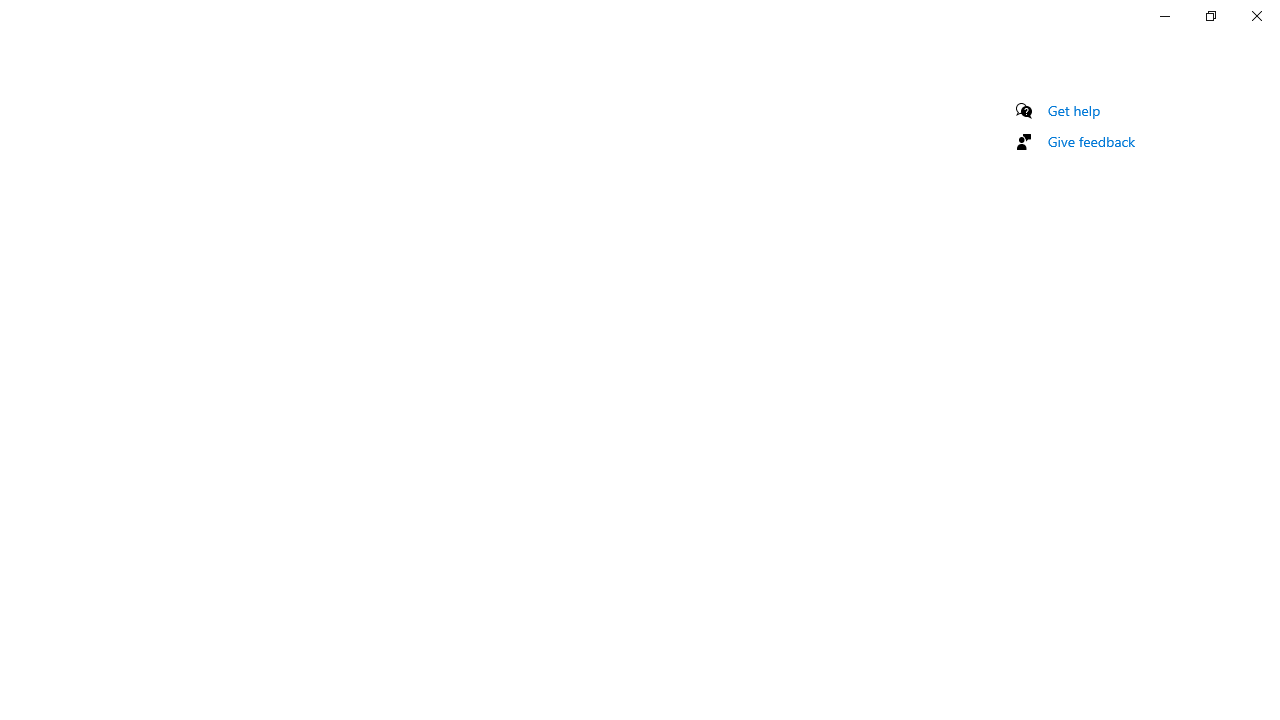 Image resolution: width=1280 pixels, height=720 pixels. Describe the element at coordinates (1073, 110) in the screenshot. I see `'Get help'` at that location.